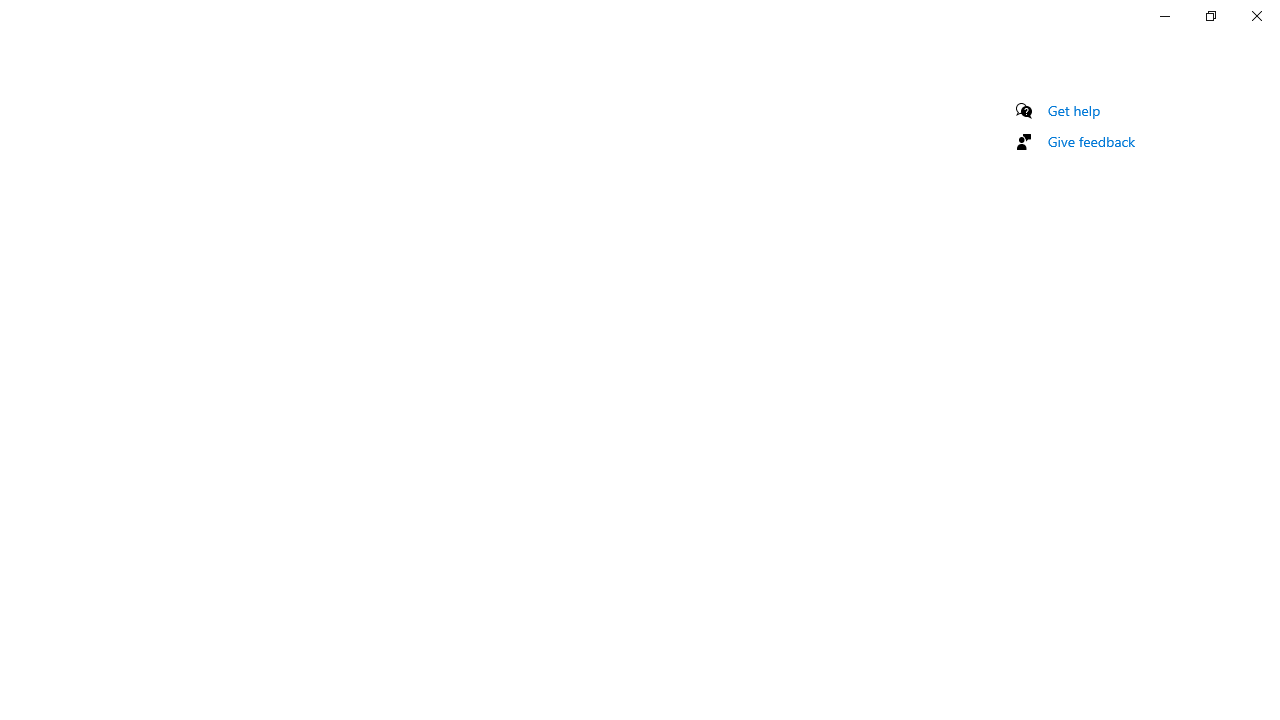 Image resolution: width=1280 pixels, height=720 pixels. Describe the element at coordinates (1073, 110) in the screenshot. I see `'Get help'` at that location.